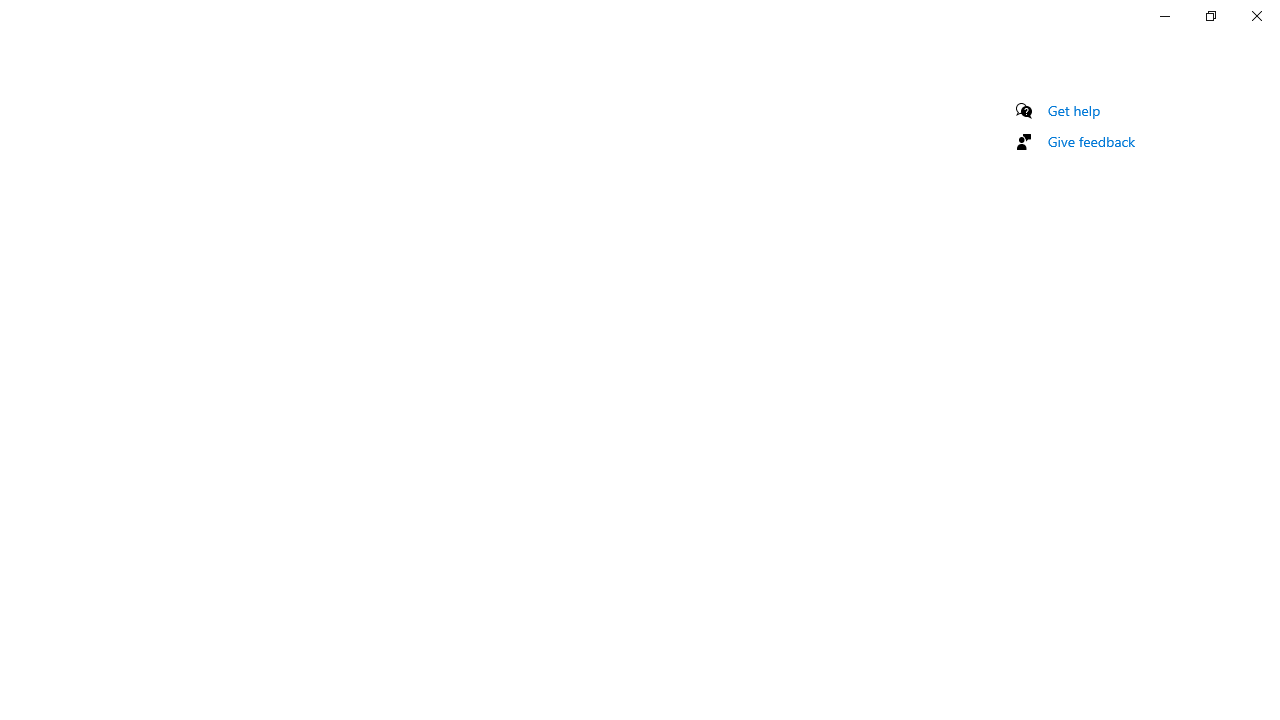 Image resolution: width=1280 pixels, height=720 pixels. Describe the element at coordinates (1073, 110) in the screenshot. I see `'Get help'` at that location.